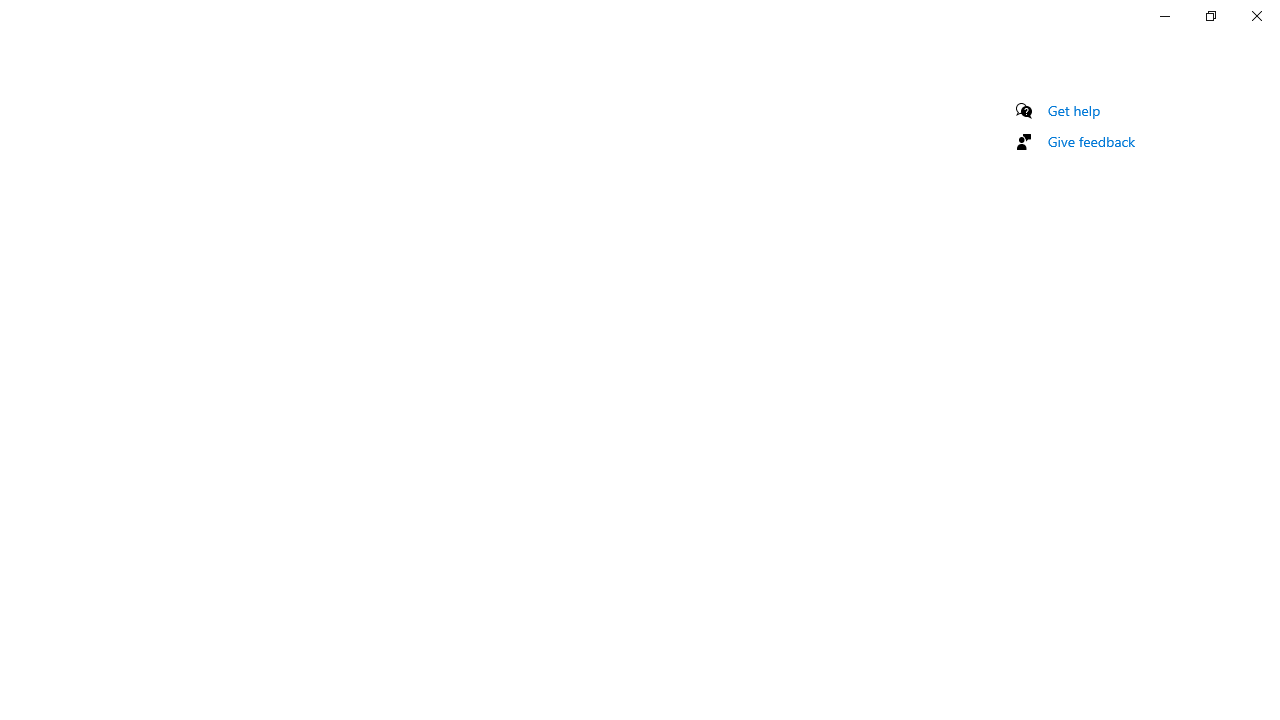 Image resolution: width=1280 pixels, height=720 pixels. Describe the element at coordinates (1073, 110) in the screenshot. I see `'Get help'` at that location.